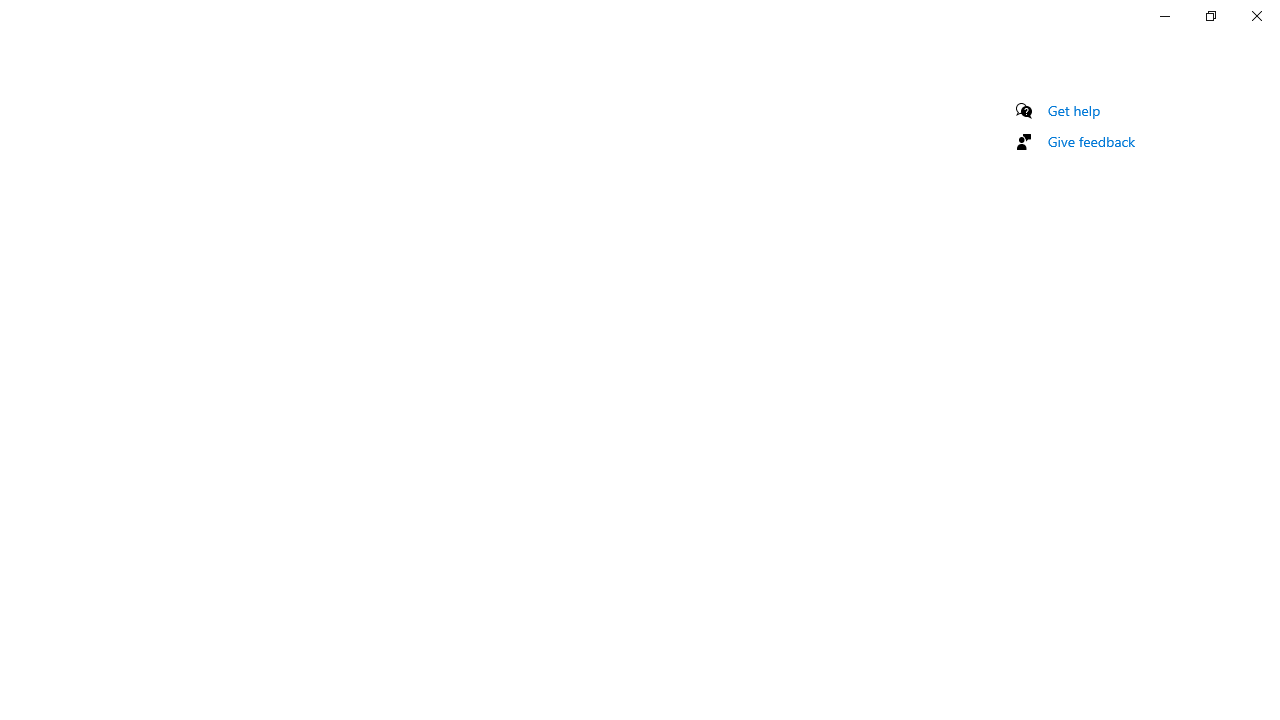 Image resolution: width=1280 pixels, height=720 pixels. Describe the element at coordinates (1073, 110) in the screenshot. I see `'Get help'` at that location.